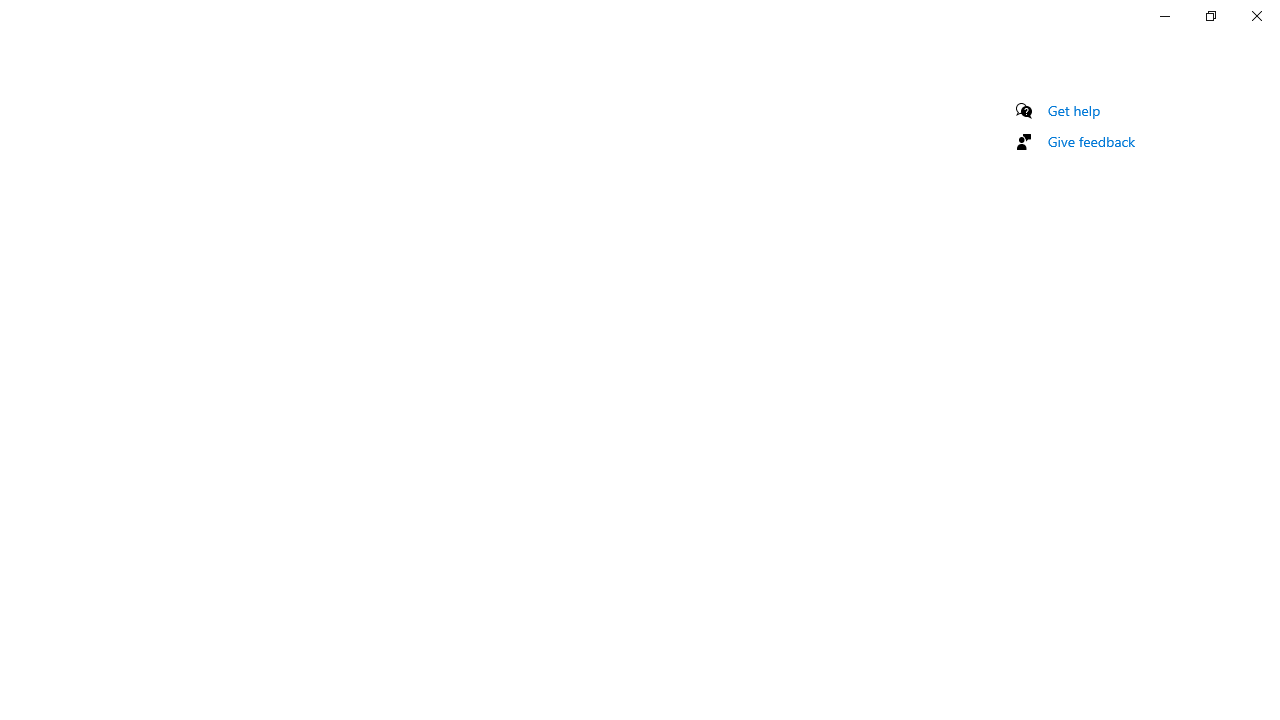 Image resolution: width=1280 pixels, height=720 pixels. Describe the element at coordinates (1073, 110) in the screenshot. I see `'Get help'` at that location.